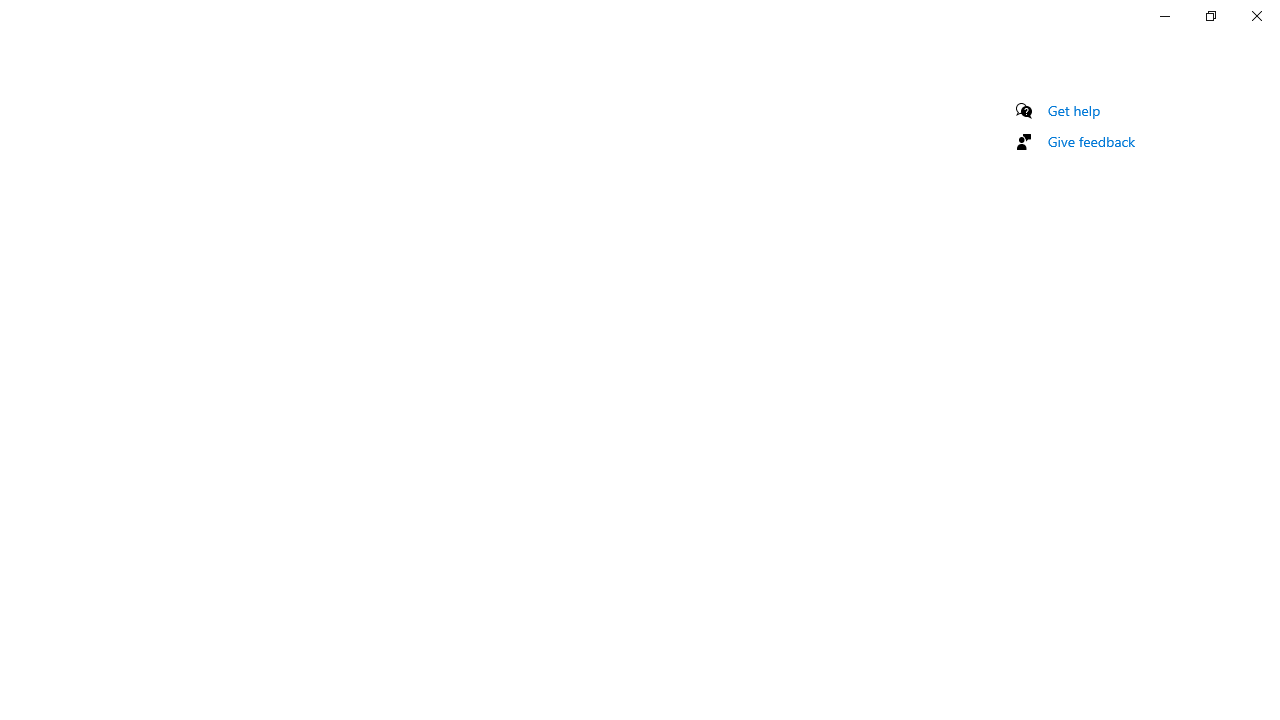 Image resolution: width=1280 pixels, height=720 pixels. Describe the element at coordinates (1073, 110) in the screenshot. I see `'Get help'` at that location.